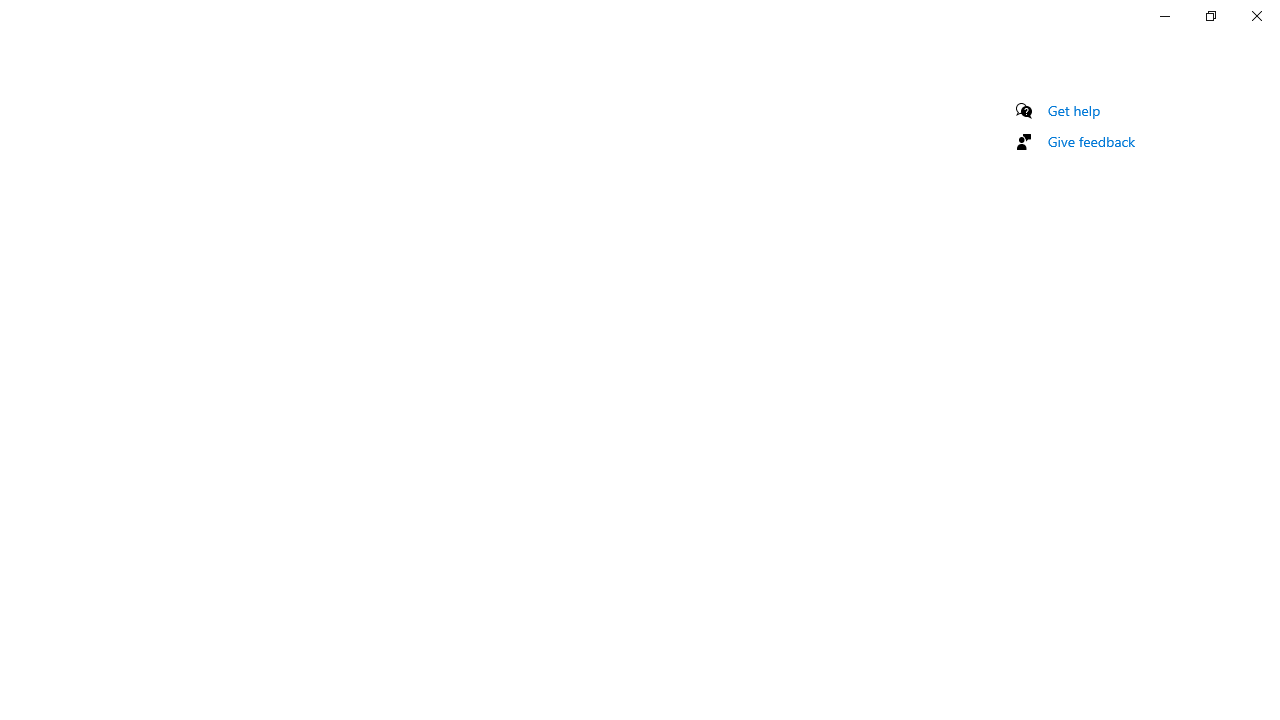 Image resolution: width=1280 pixels, height=720 pixels. Describe the element at coordinates (1073, 110) in the screenshot. I see `'Get help'` at that location.